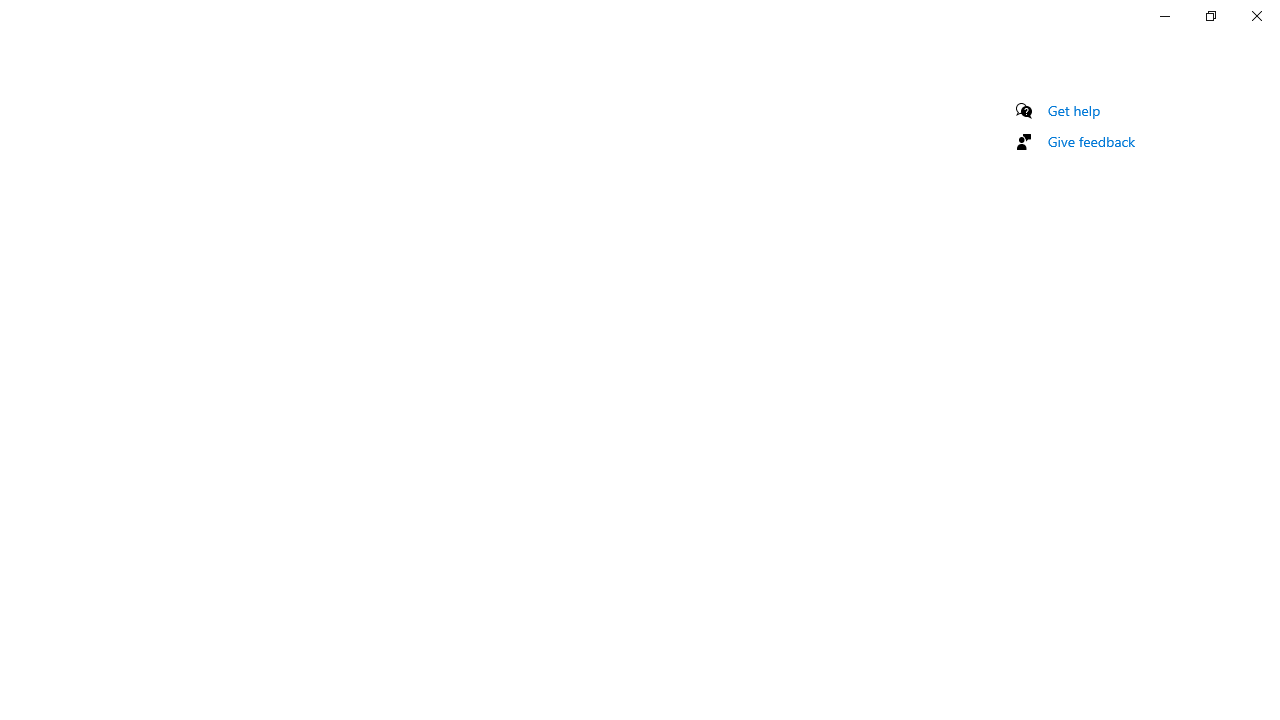 Image resolution: width=1280 pixels, height=720 pixels. Describe the element at coordinates (1073, 110) in the screenshot. I see `'Get help'` at that location.